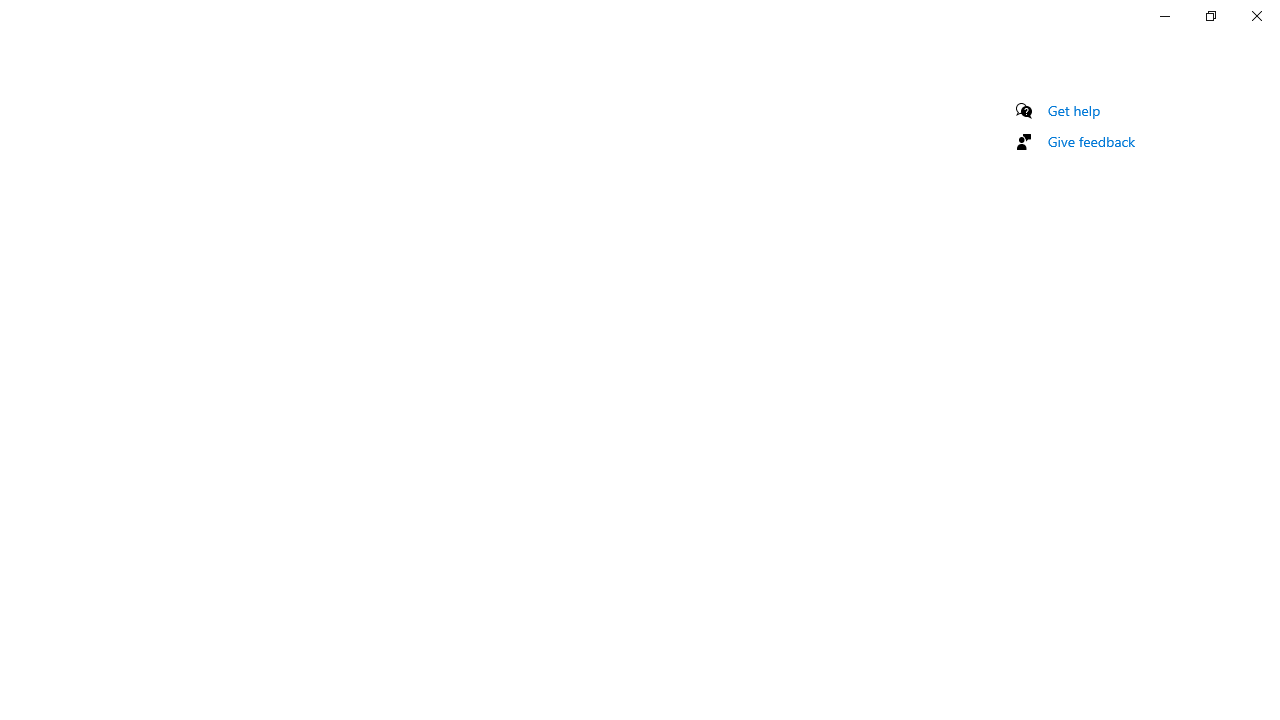 Image resolution: width=1280 pixels, height=720 pixels. Describe the element at coordinates (1073, 110) in the screenshot. I see `'Get help'` at that location.